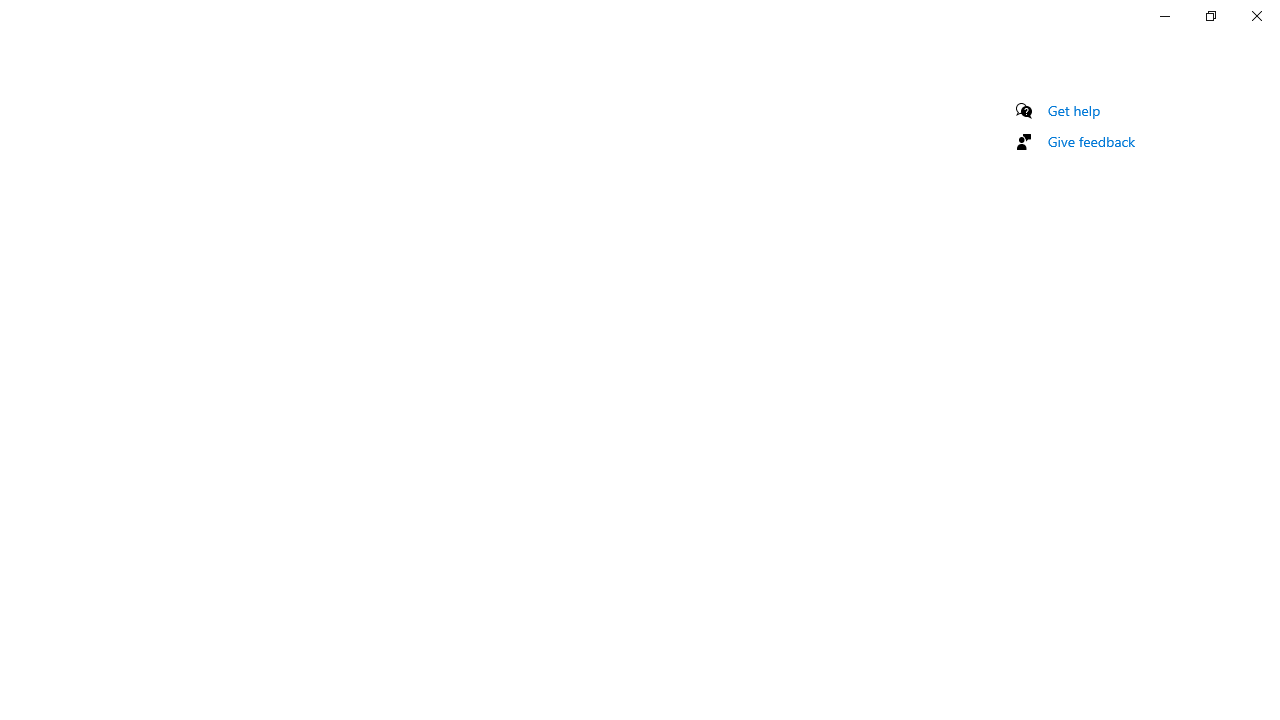 Image resolution: width=1280 pixels, height=720 pixels. Describe the element at coordinates (1073, 110) in the screenshot. I see `'Get help'` at that location.